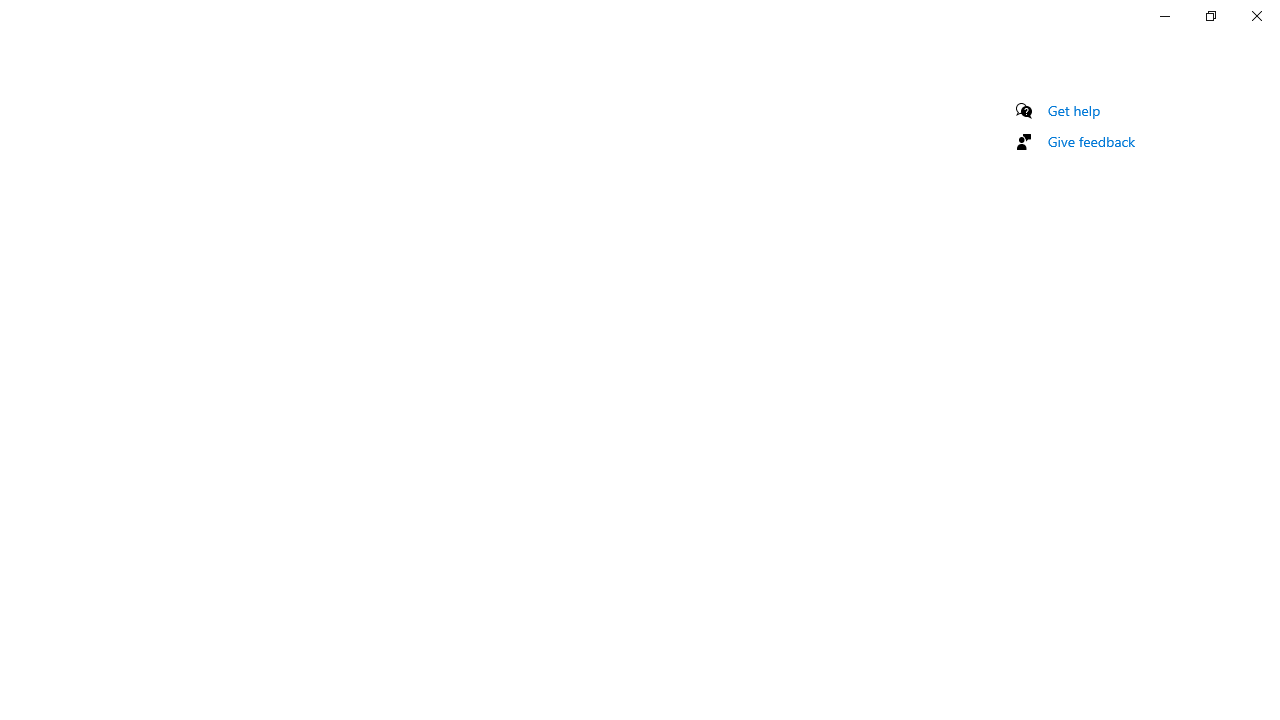 Image resolution: width=1280 pixels, height=720 pixels. Describe the element at coordinates (1073, 110) in the screenshot. I see `'Get help'` at that location.